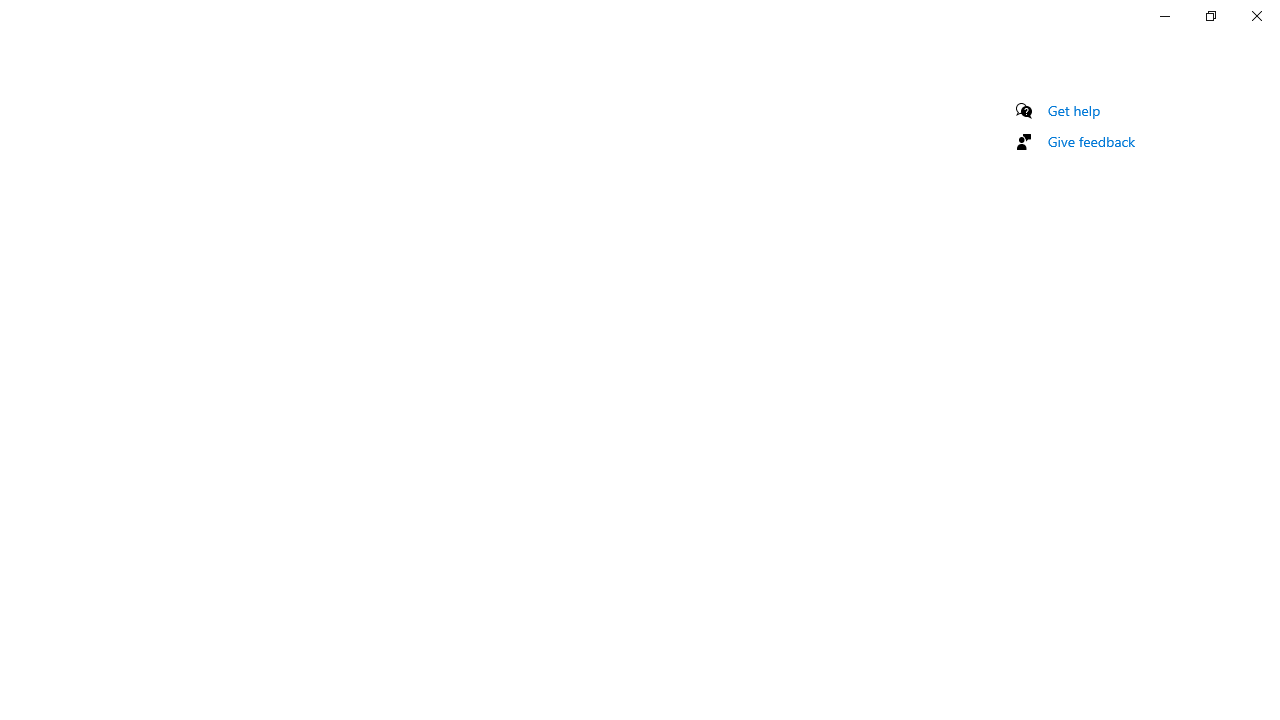 Image resolution: width=1280 pixels, height=720 pixels. Describe the element at coordinates (1073, 110) in the screenshot. I see `'Get help'` at that location.